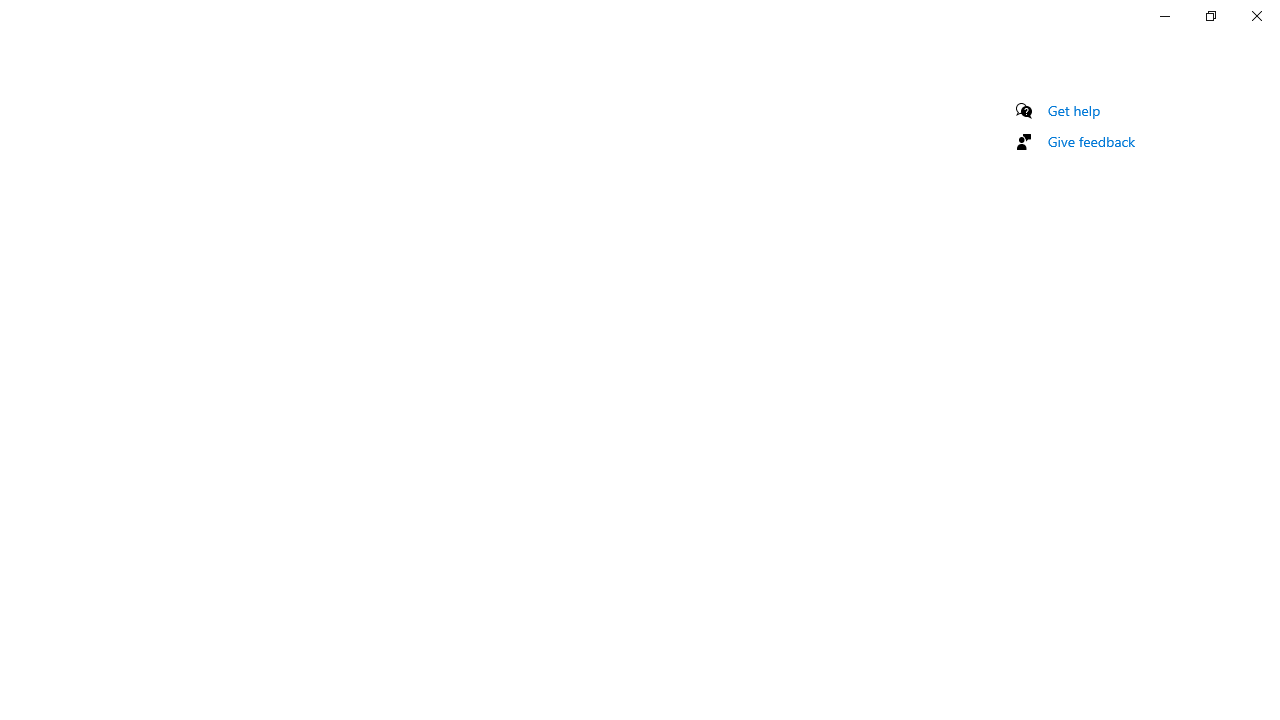 Image resolution: width=1280 pixels, height=720 pixels. Describe the element at coordinates (1073, 110) in the screenshot. I see `'Get help'` at that location.